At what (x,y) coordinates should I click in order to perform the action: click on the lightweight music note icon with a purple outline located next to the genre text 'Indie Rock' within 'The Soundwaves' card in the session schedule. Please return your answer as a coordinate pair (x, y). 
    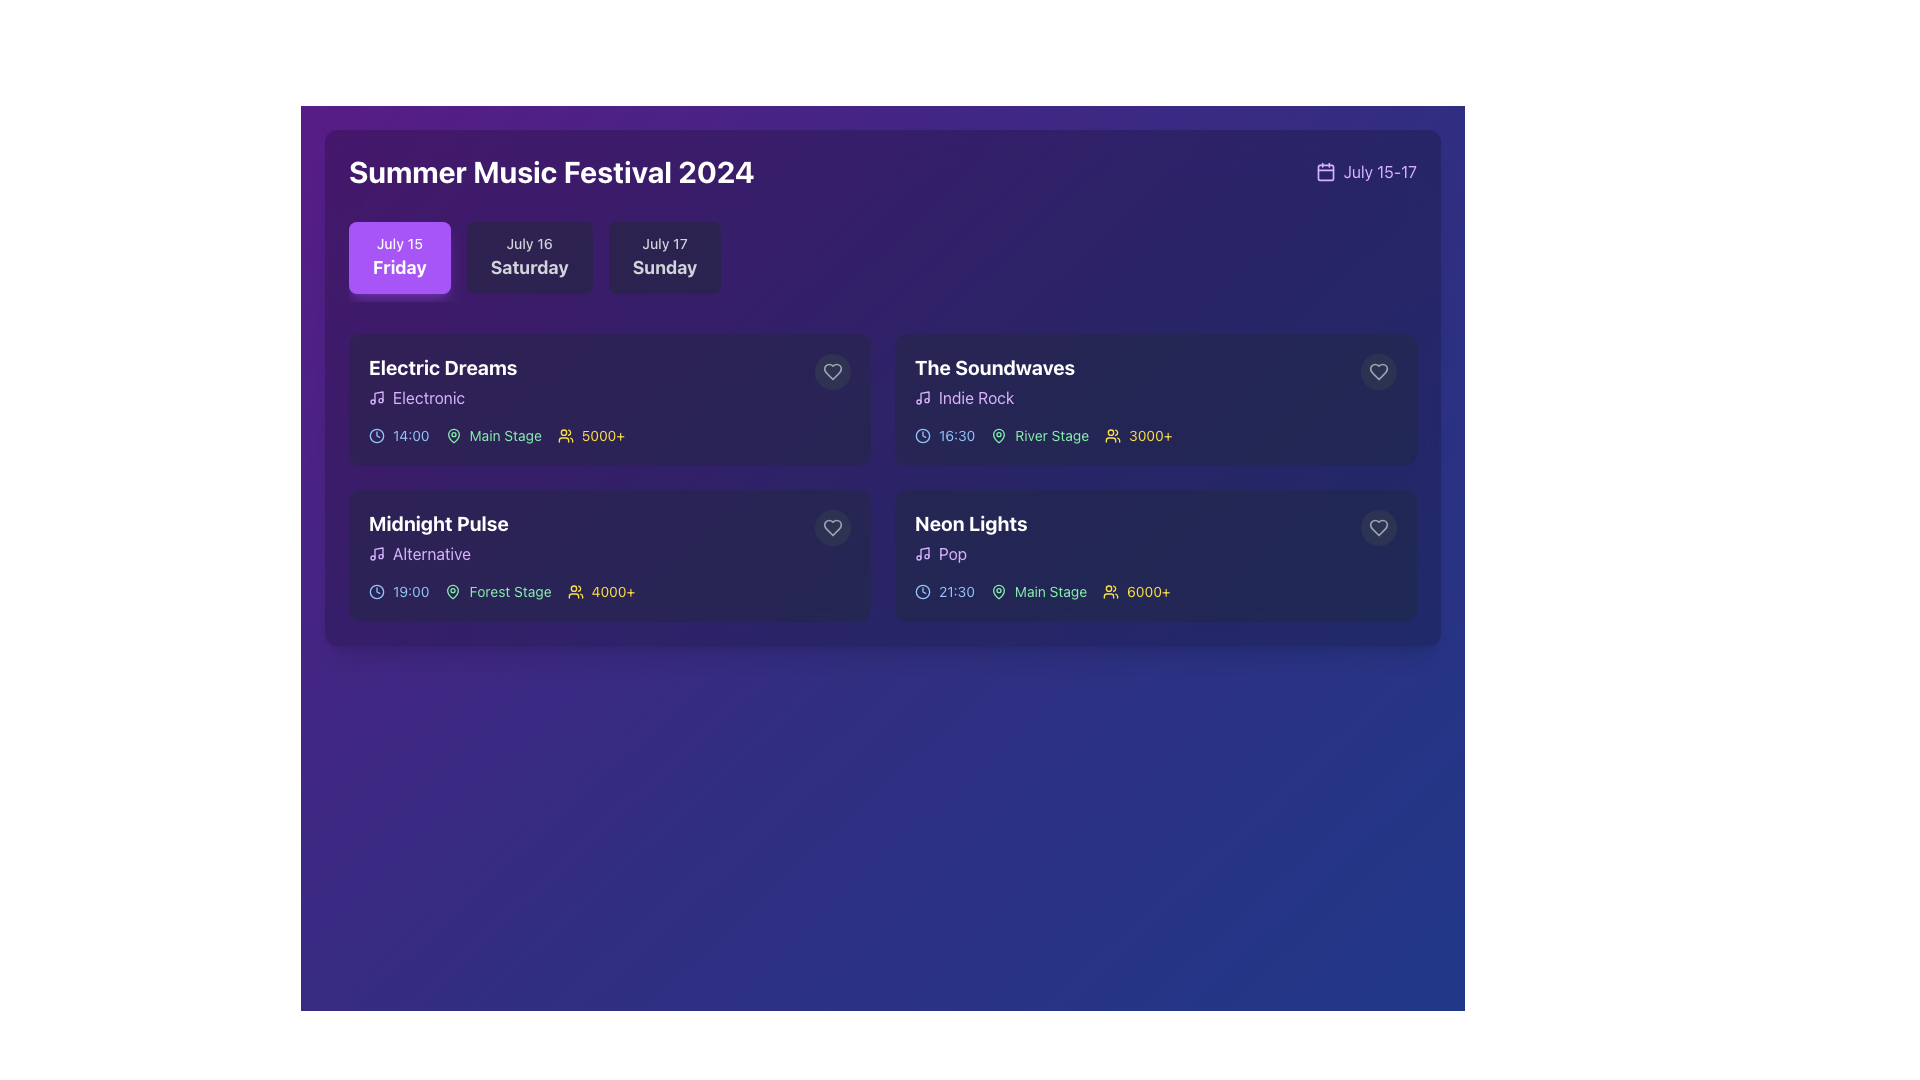
    Looking at the image, I should click on (921, 397).